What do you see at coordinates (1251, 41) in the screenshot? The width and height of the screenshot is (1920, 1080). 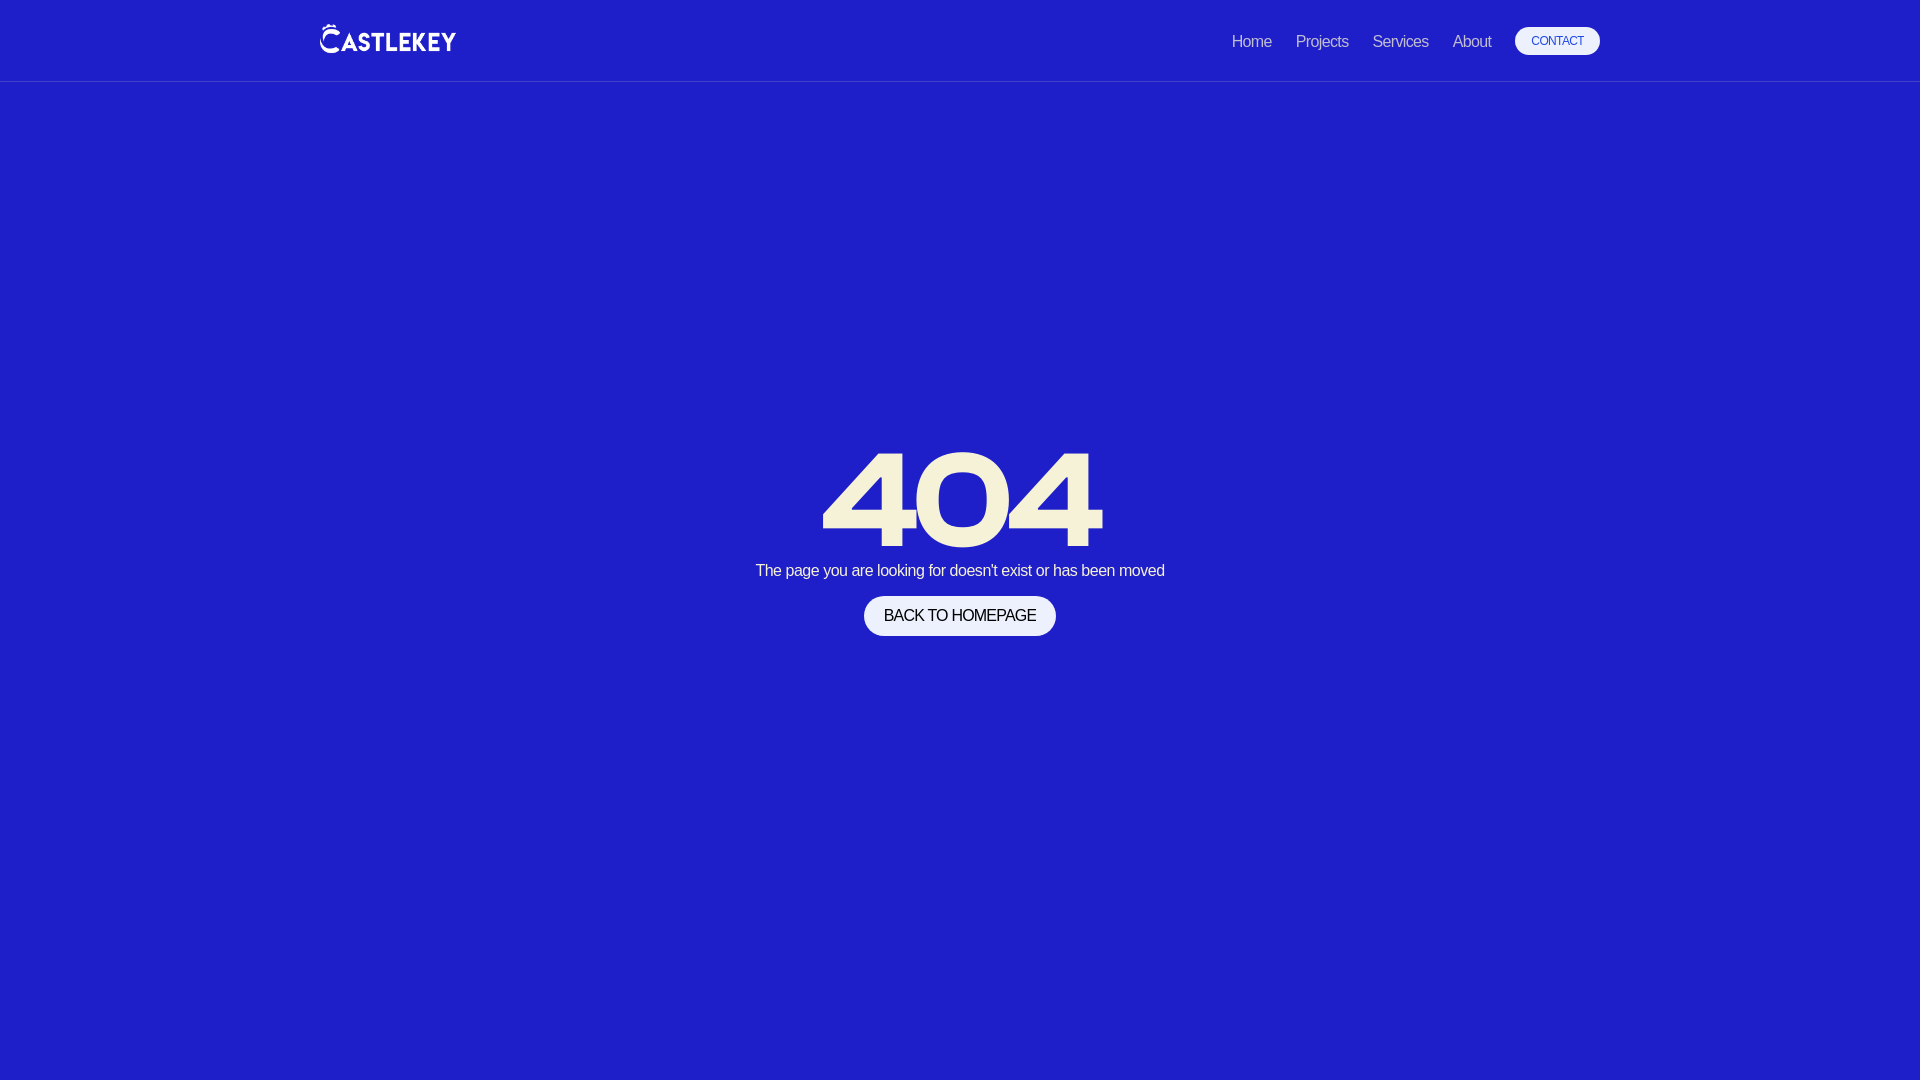 I see `'Home'` at bounding box center [1251, 41].